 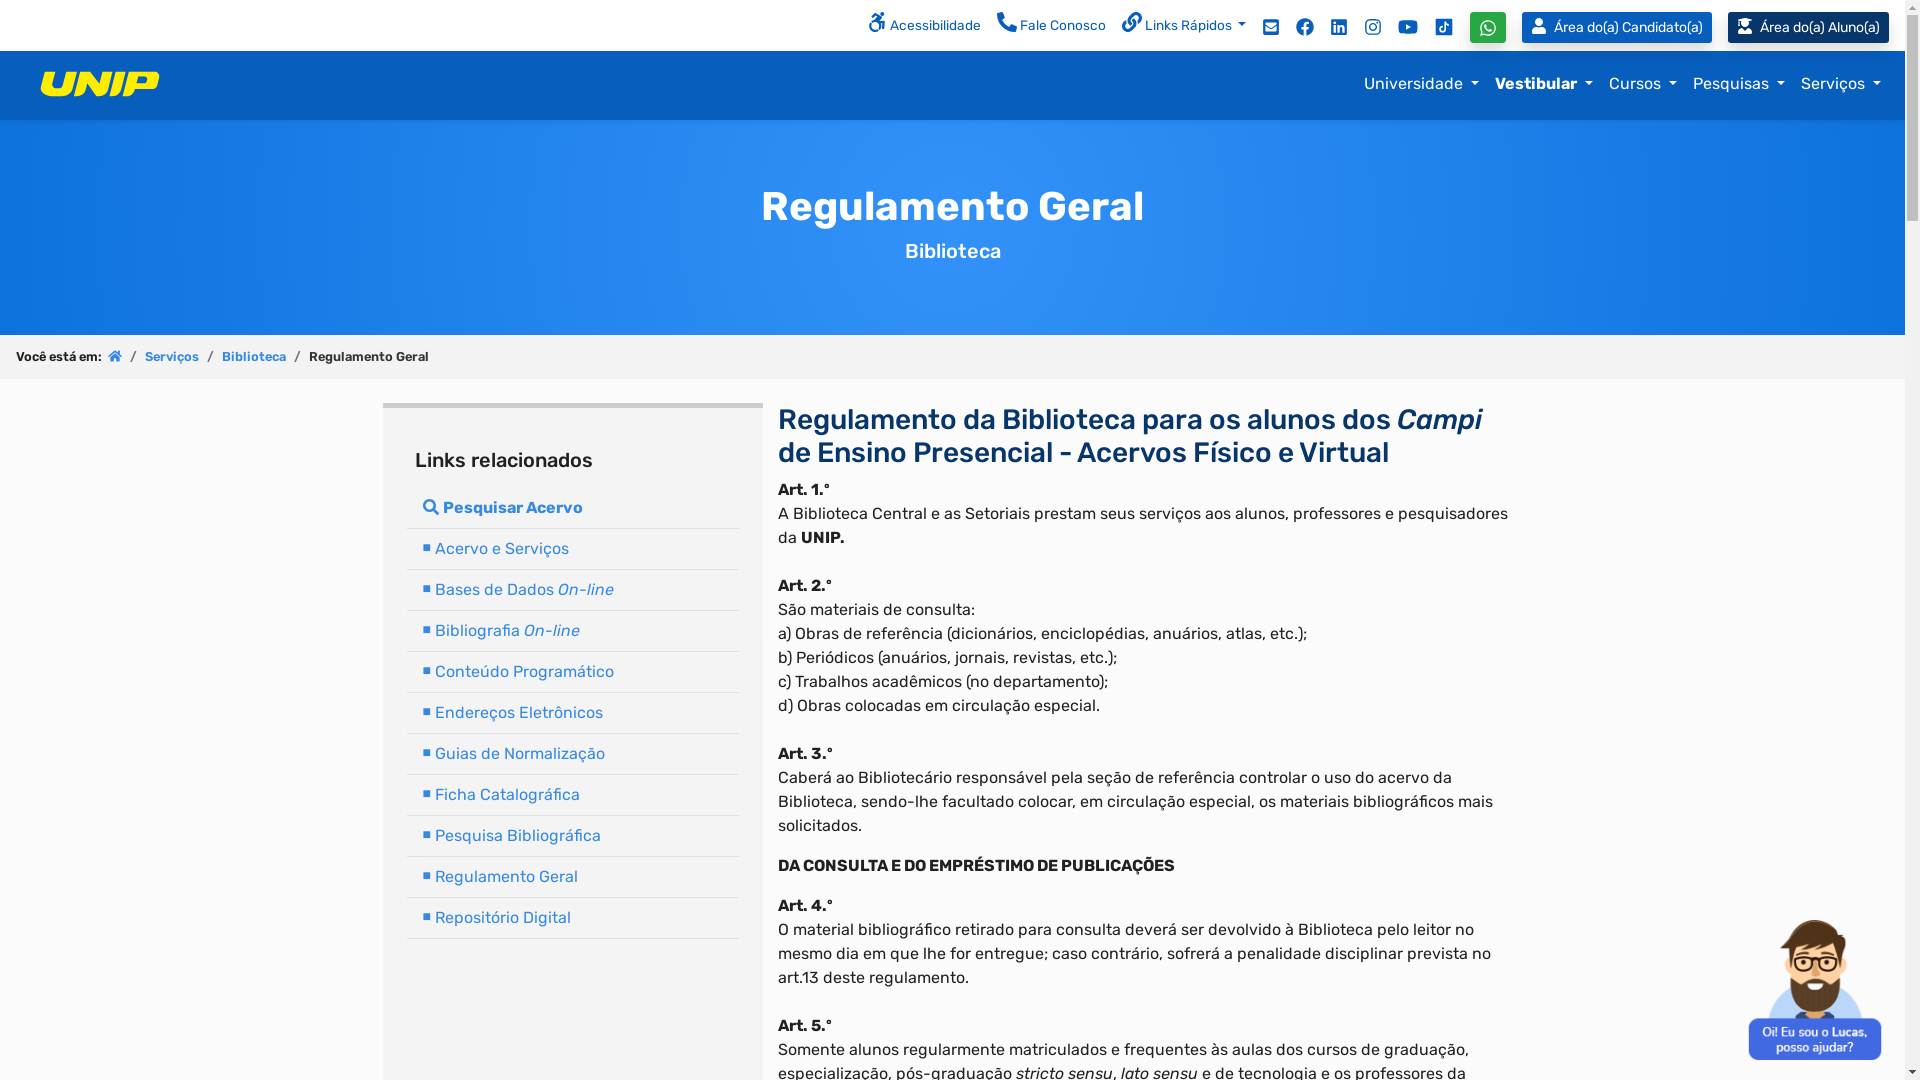 What do you see at coordinates (1050, 26) in the screenshot?
I see `'Fale Conosco'` at bounding box center [1050, 26].